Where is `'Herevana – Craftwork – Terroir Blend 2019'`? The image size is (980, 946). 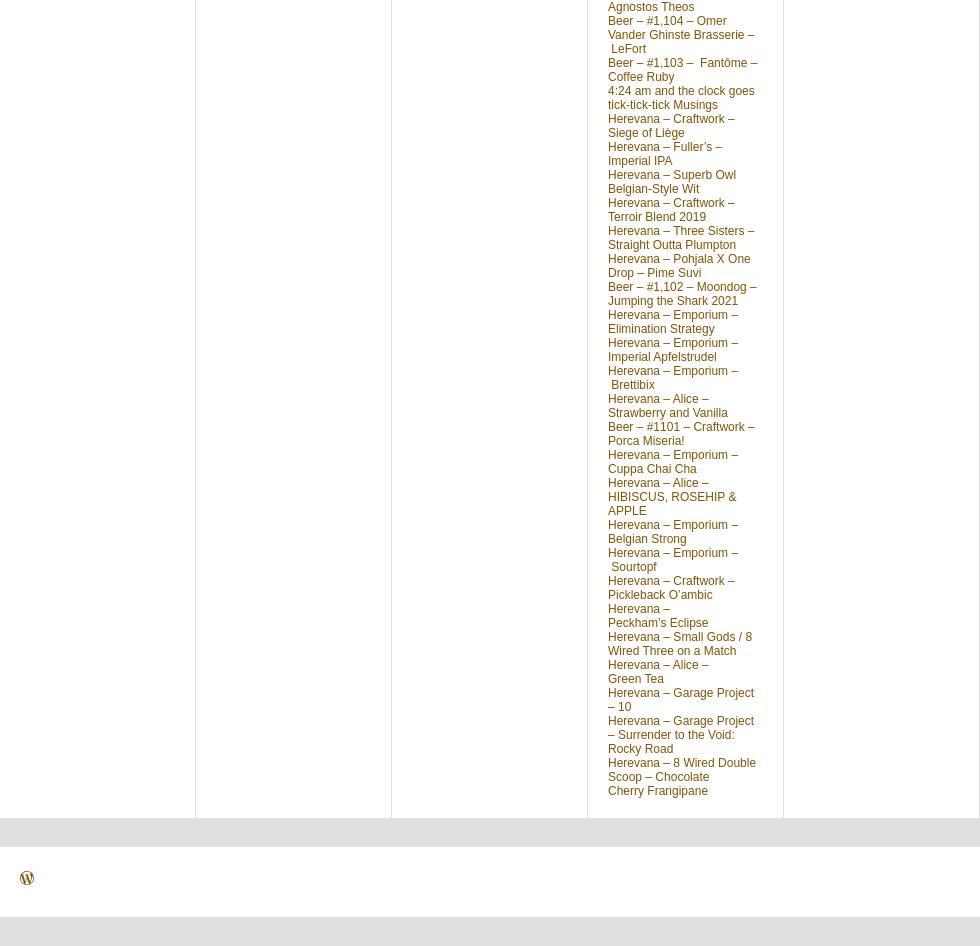 'Herevana – Craftwork – Terroir Blend 2019' is located at coordinates (671, 210).